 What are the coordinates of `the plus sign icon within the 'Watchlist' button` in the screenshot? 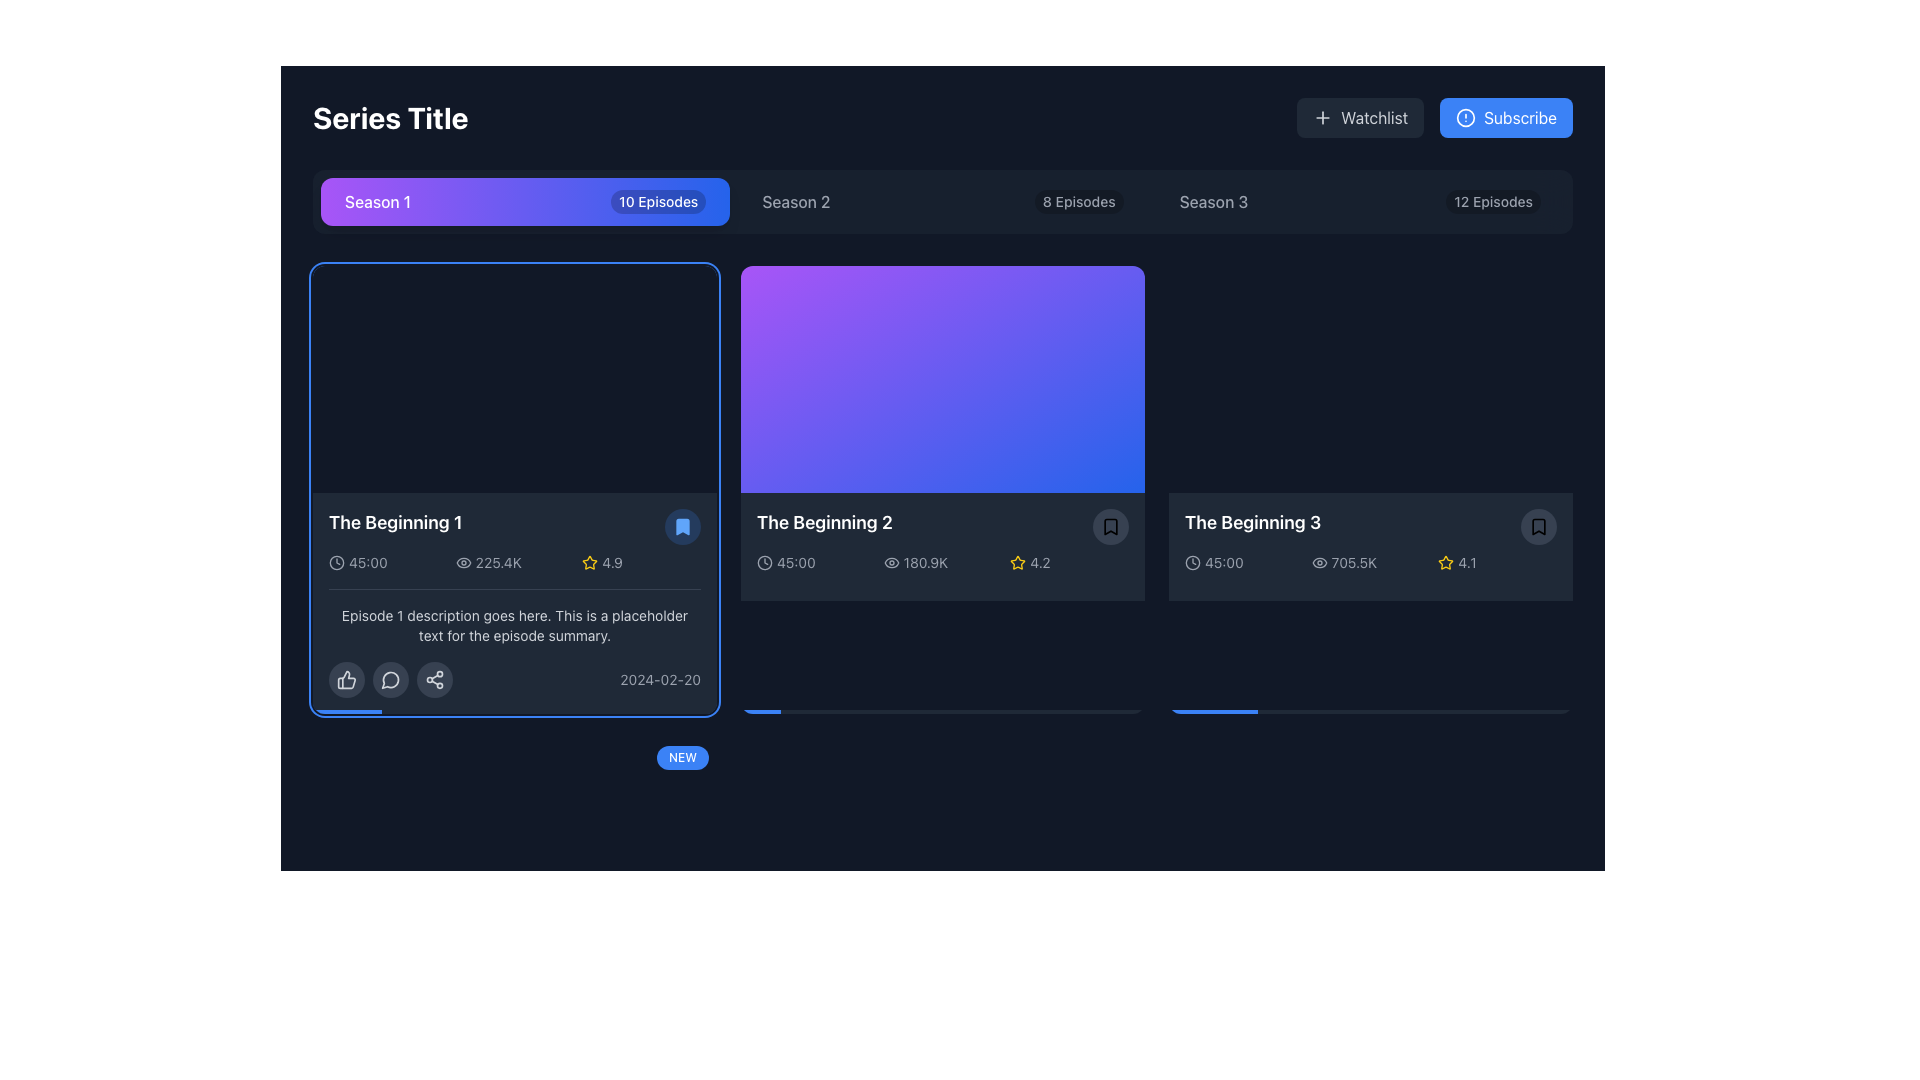 It's located at (1323, 118).